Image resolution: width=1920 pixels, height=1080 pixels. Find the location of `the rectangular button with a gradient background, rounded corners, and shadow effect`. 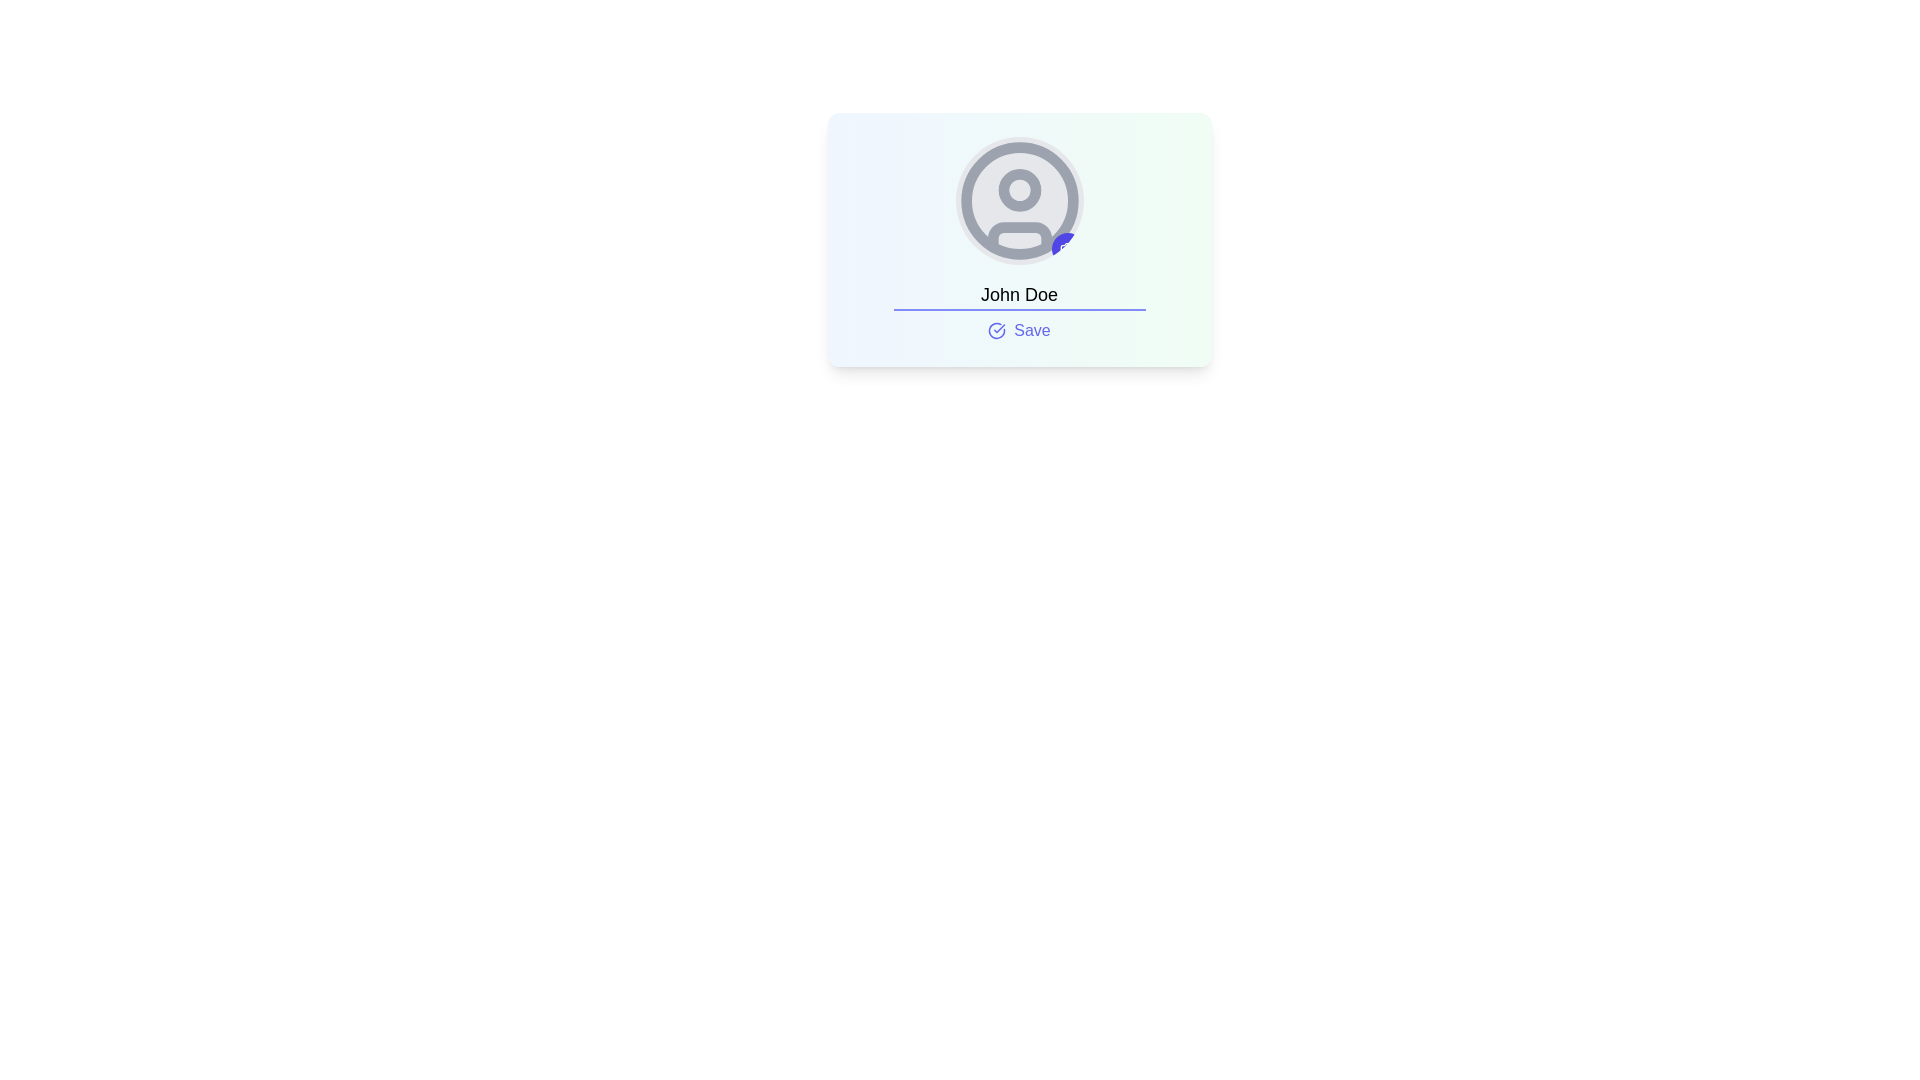

the rectangular button with a gradient background, rounded corners, and shadow effect is located at coordinates (1019, 238).